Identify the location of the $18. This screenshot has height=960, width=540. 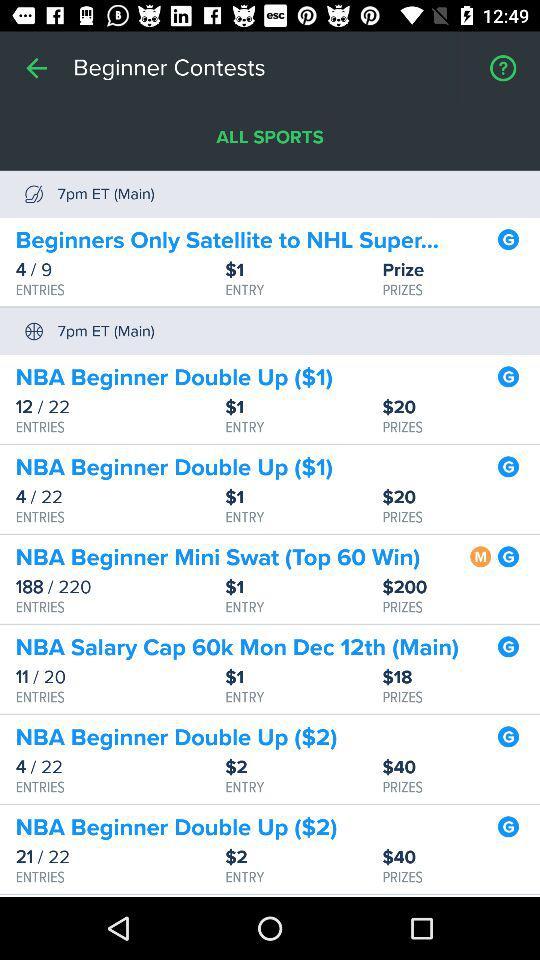
(461, 677).